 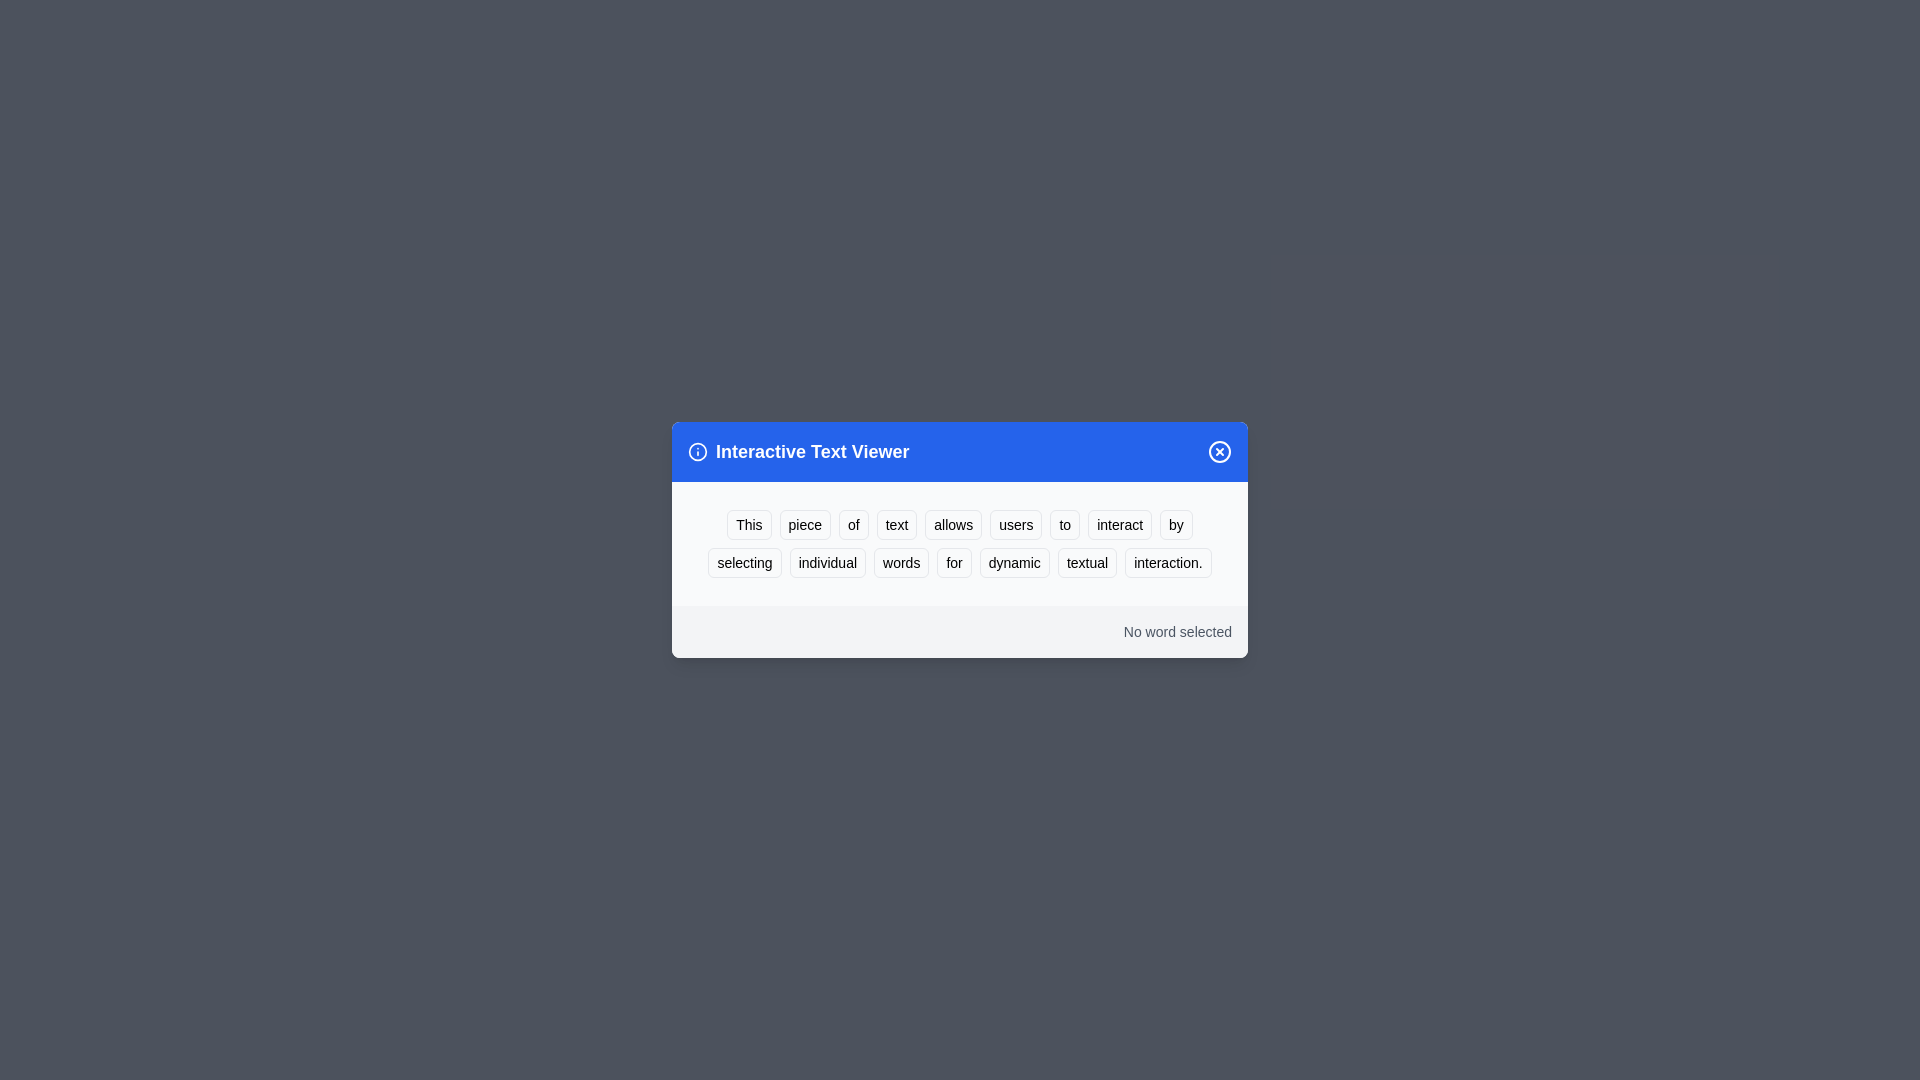 What do you see at coordinates (1176, 523) in the screenshot?
I see `the word 'by' to highlight it` at bounding box center [1176, 523].